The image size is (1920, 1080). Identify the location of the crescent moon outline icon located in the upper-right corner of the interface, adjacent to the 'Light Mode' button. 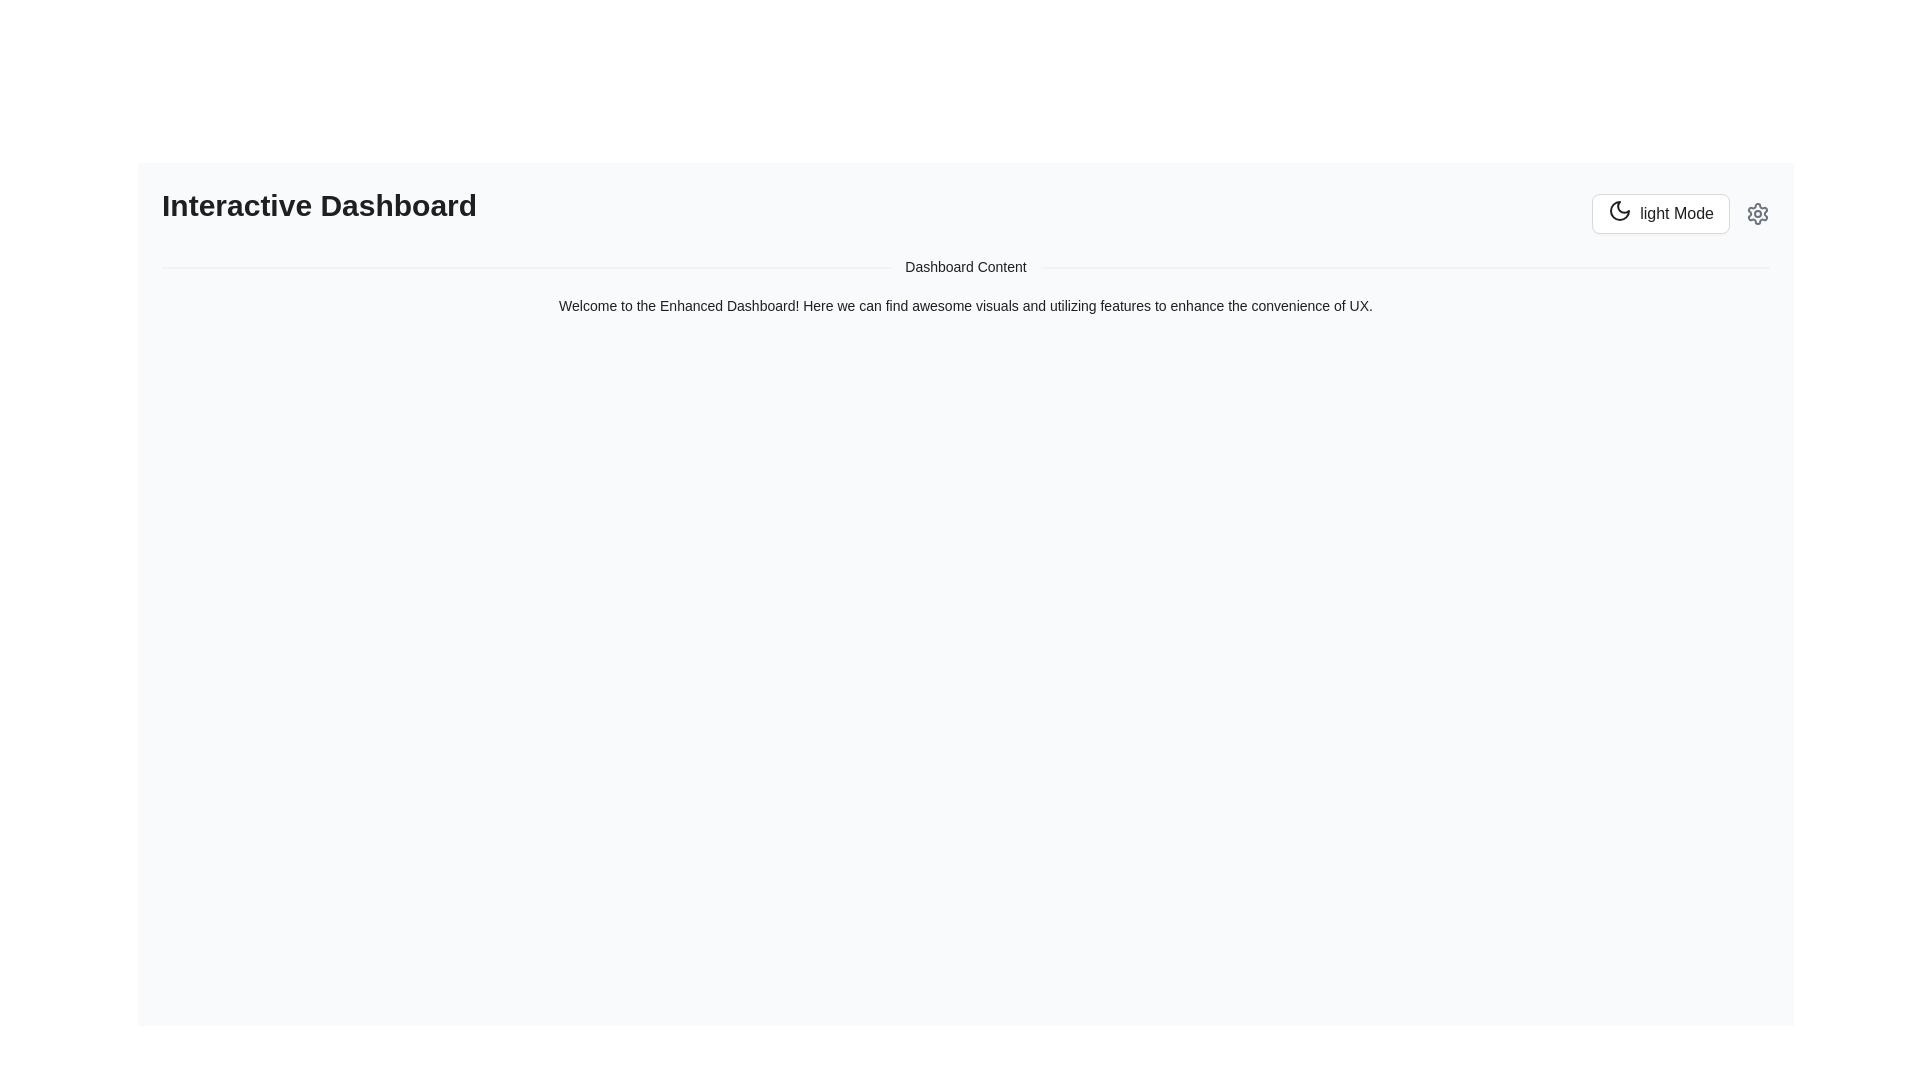
(1620, 211).